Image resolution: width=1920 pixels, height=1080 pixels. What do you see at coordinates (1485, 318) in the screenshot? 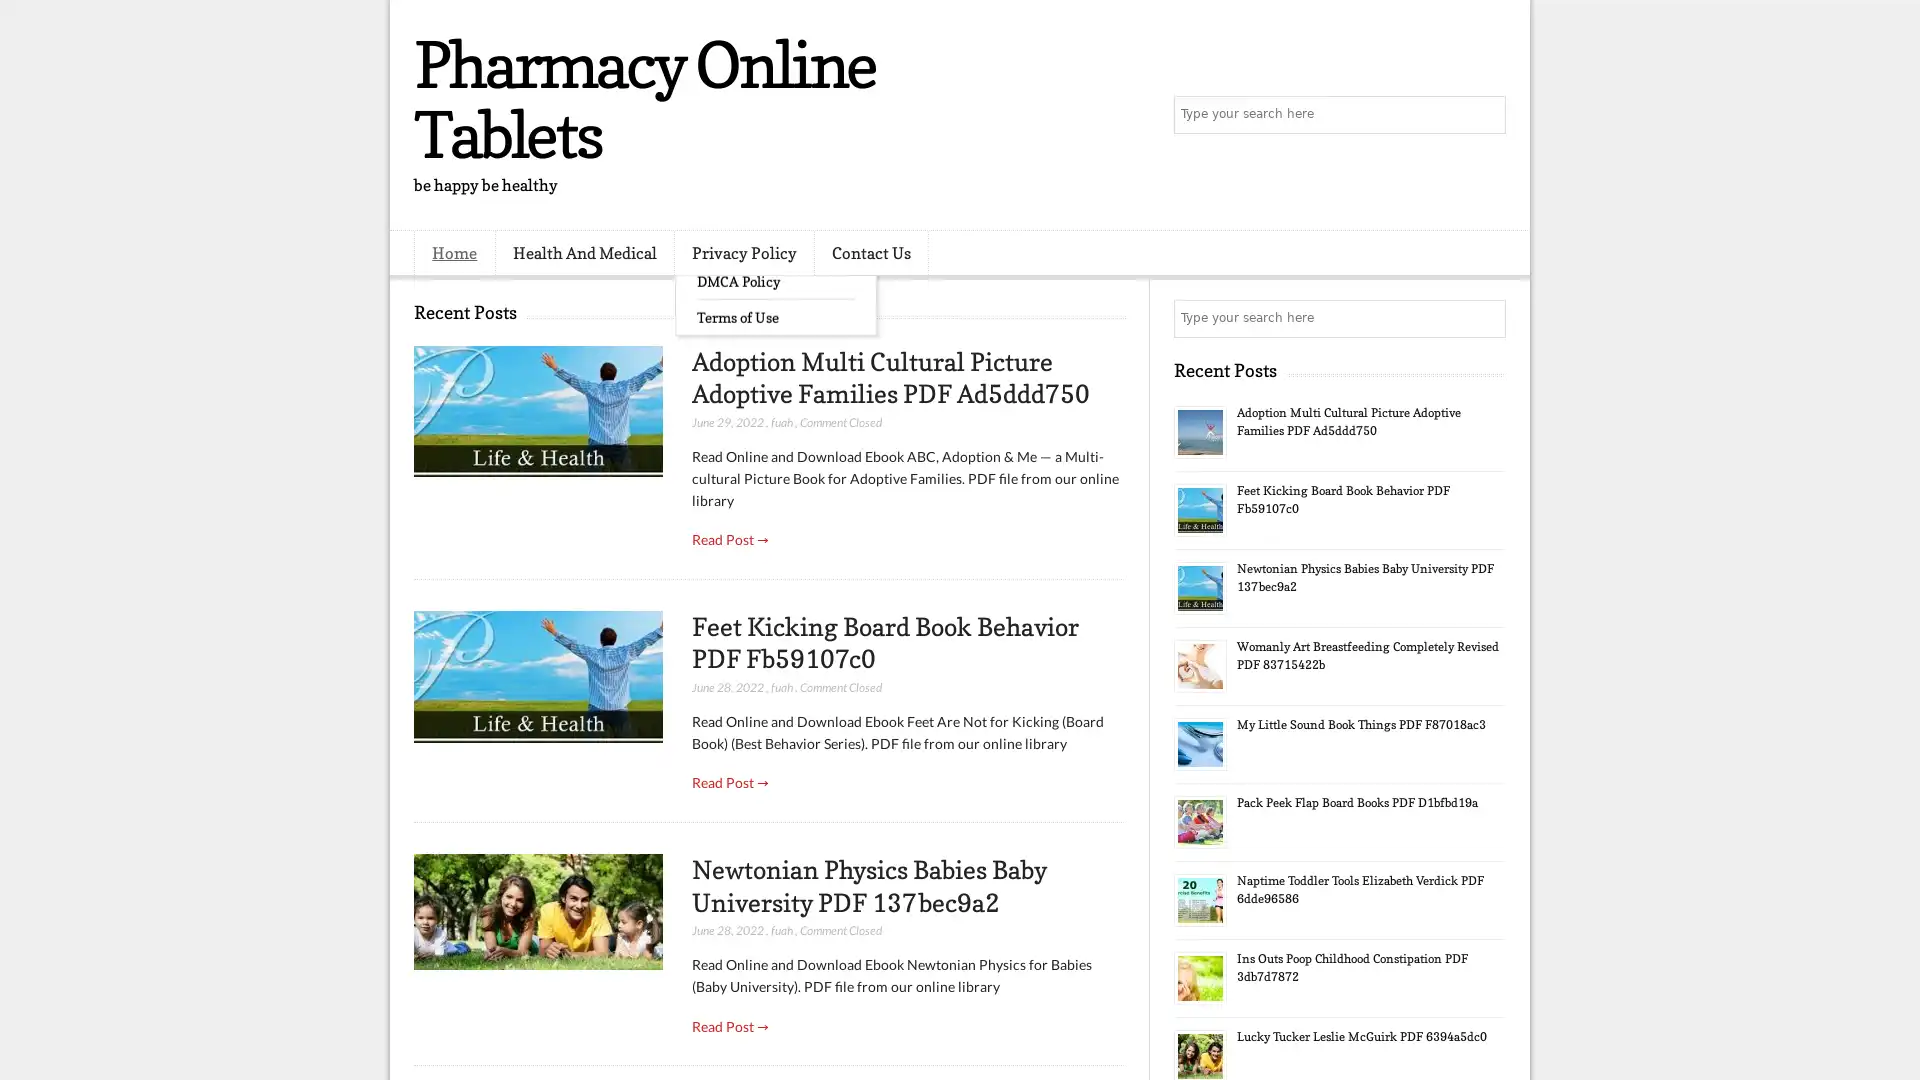
I see `Search` at bounding box center [1485, 318].